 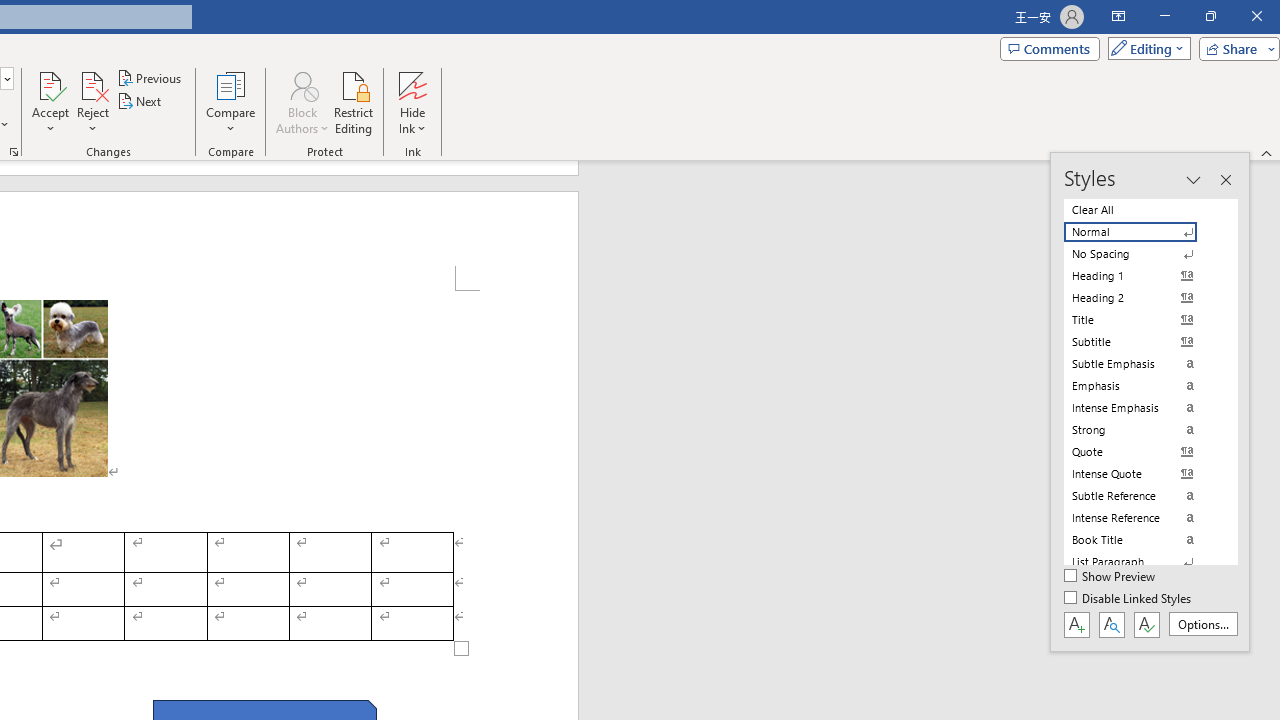 What do you see at coordinates (1142, 428) in the screenshot?
I see `'Strong'` at bounding box center [1142, 428].